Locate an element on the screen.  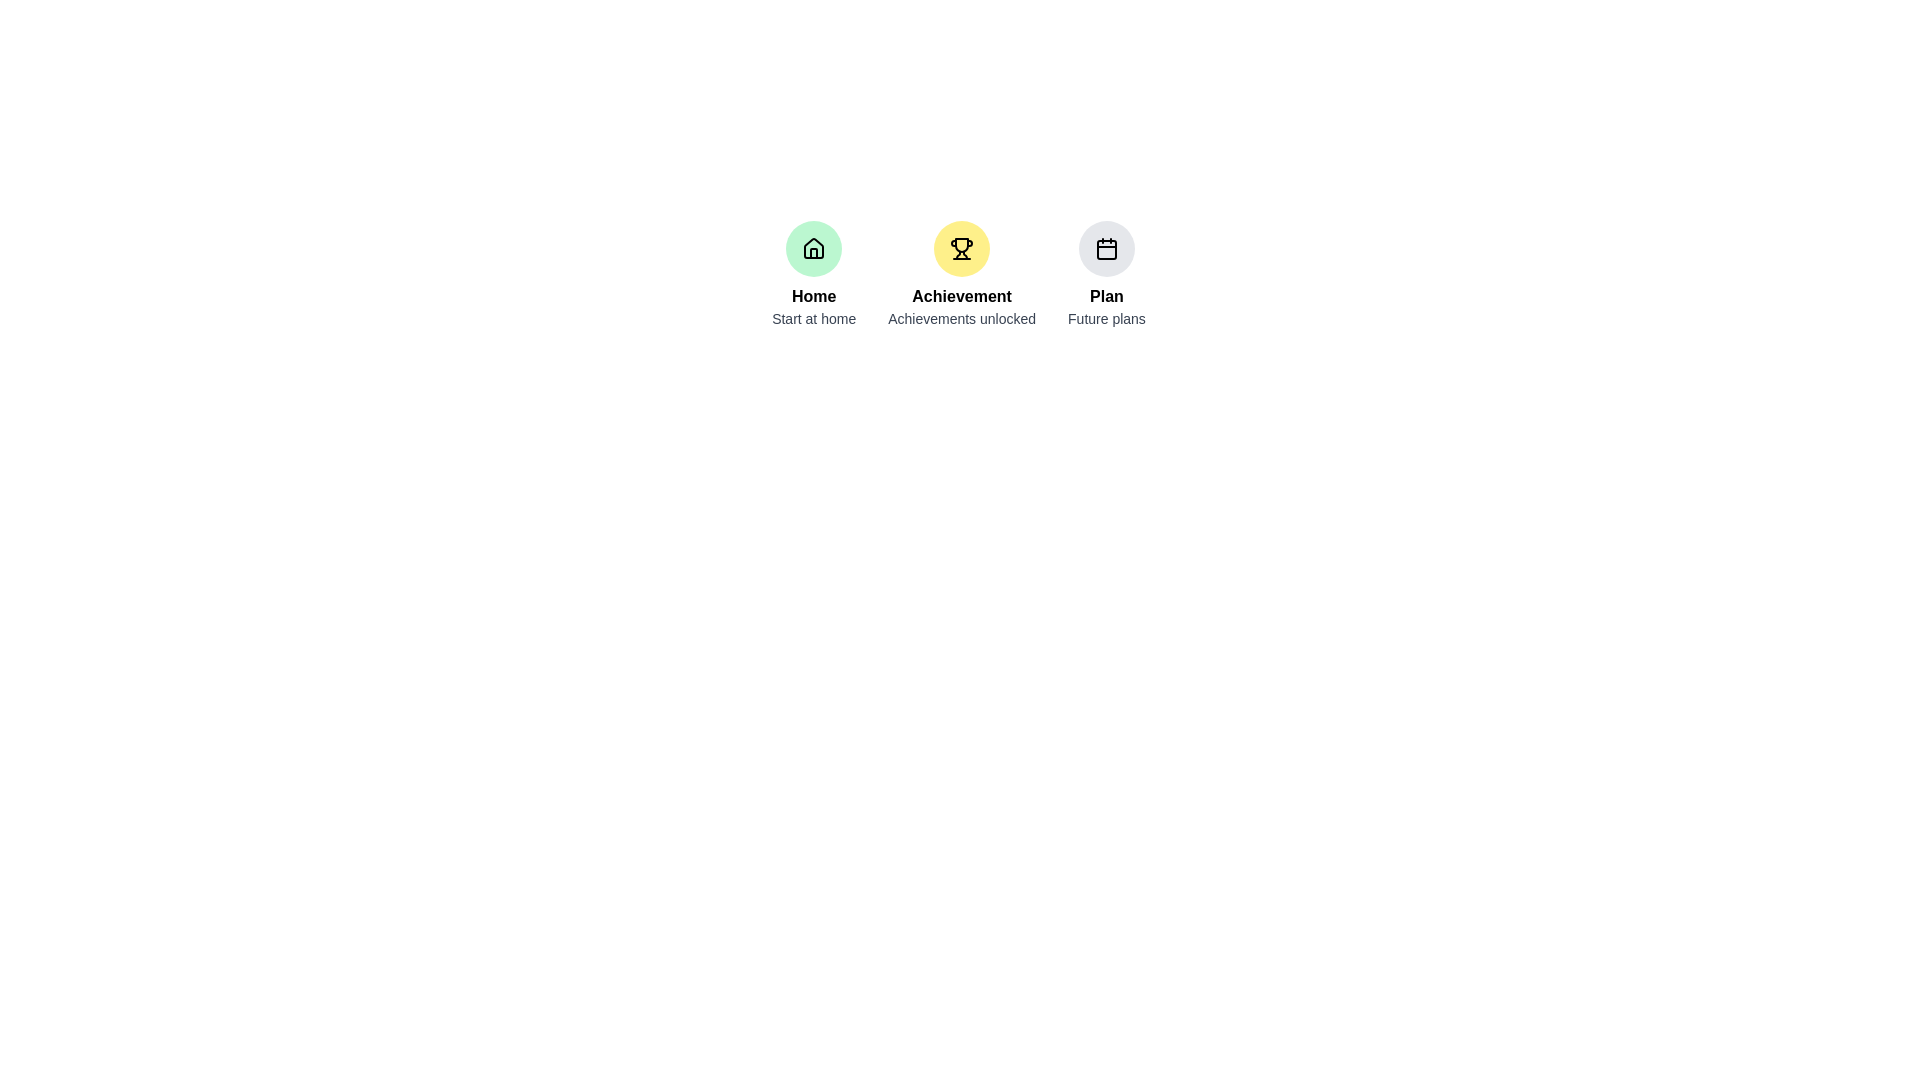
text label displaying 'Start at home', which is styled in a small, gray font and located directly beneath the bold 'Home' label is located at coordinates (814, 318).